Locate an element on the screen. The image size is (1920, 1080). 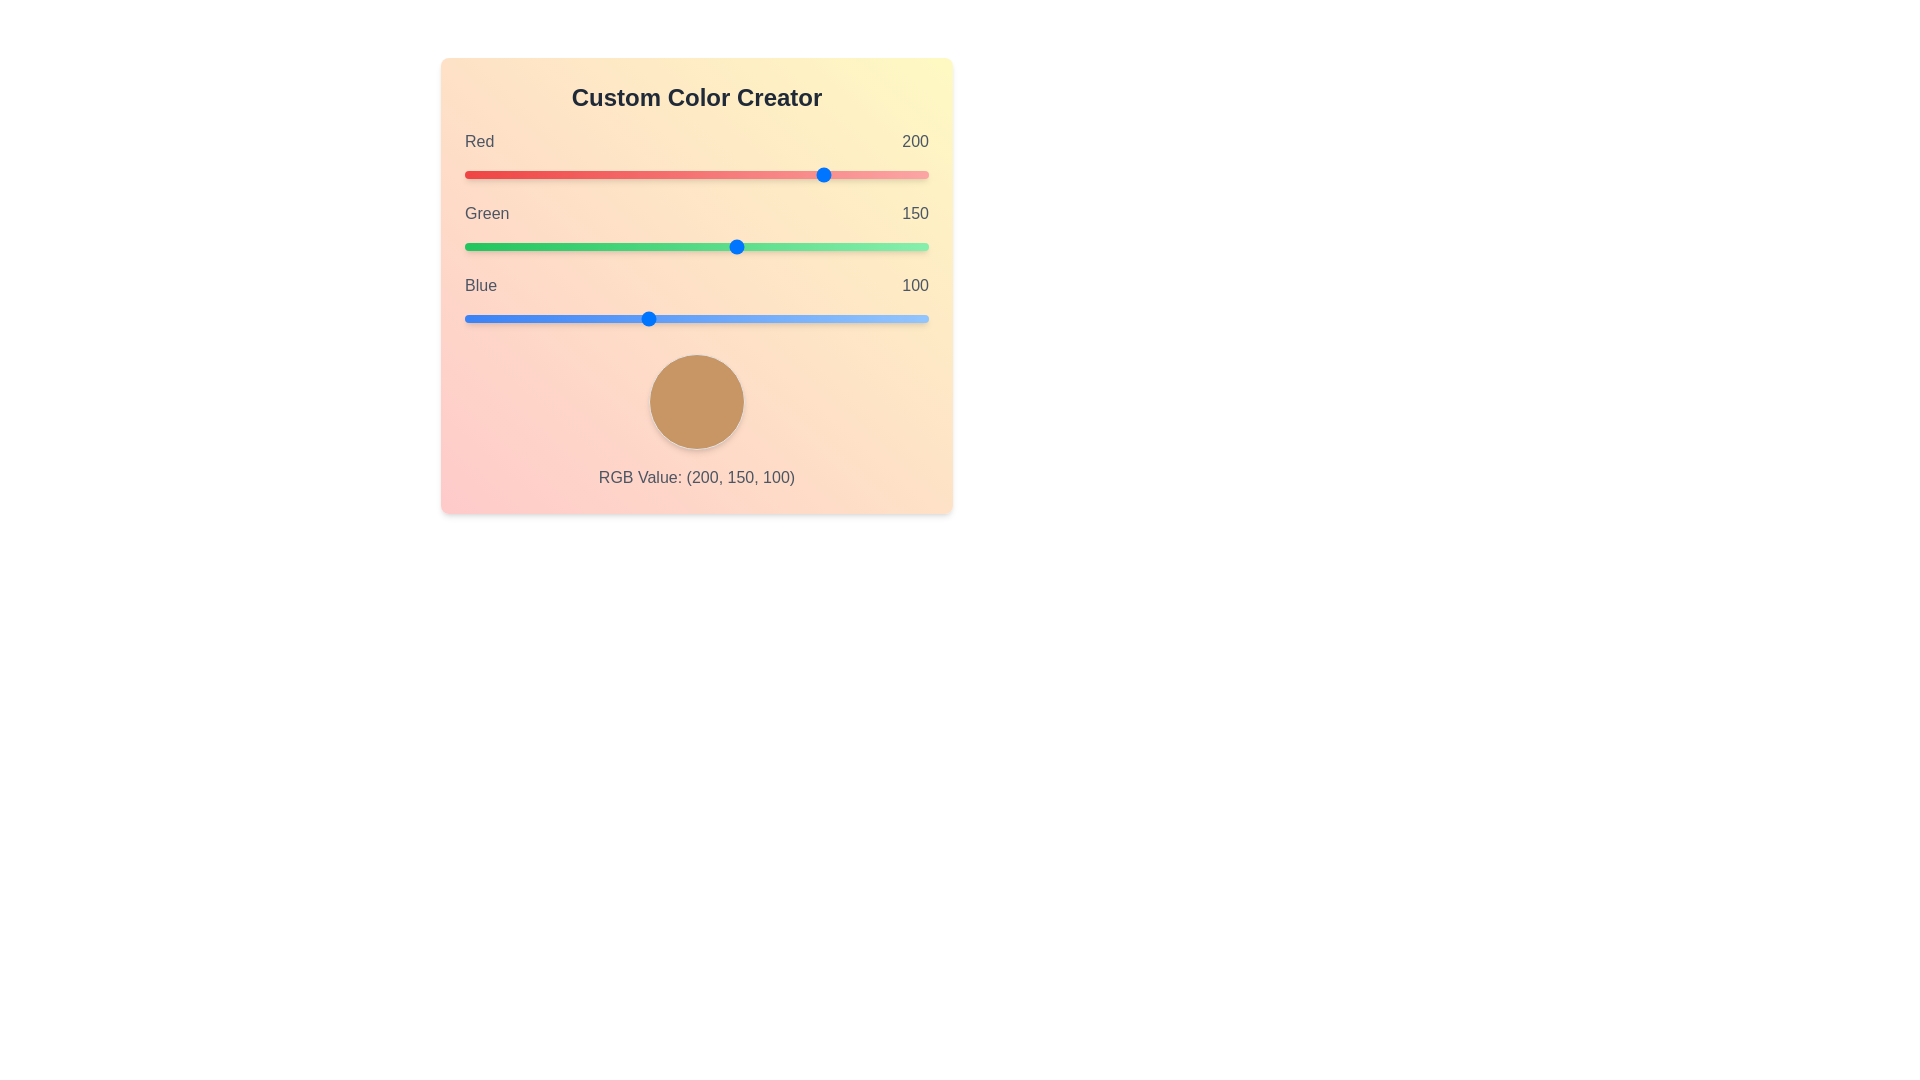
the blue slider to set the blue value to 191 is located at coordinates (812, 318).